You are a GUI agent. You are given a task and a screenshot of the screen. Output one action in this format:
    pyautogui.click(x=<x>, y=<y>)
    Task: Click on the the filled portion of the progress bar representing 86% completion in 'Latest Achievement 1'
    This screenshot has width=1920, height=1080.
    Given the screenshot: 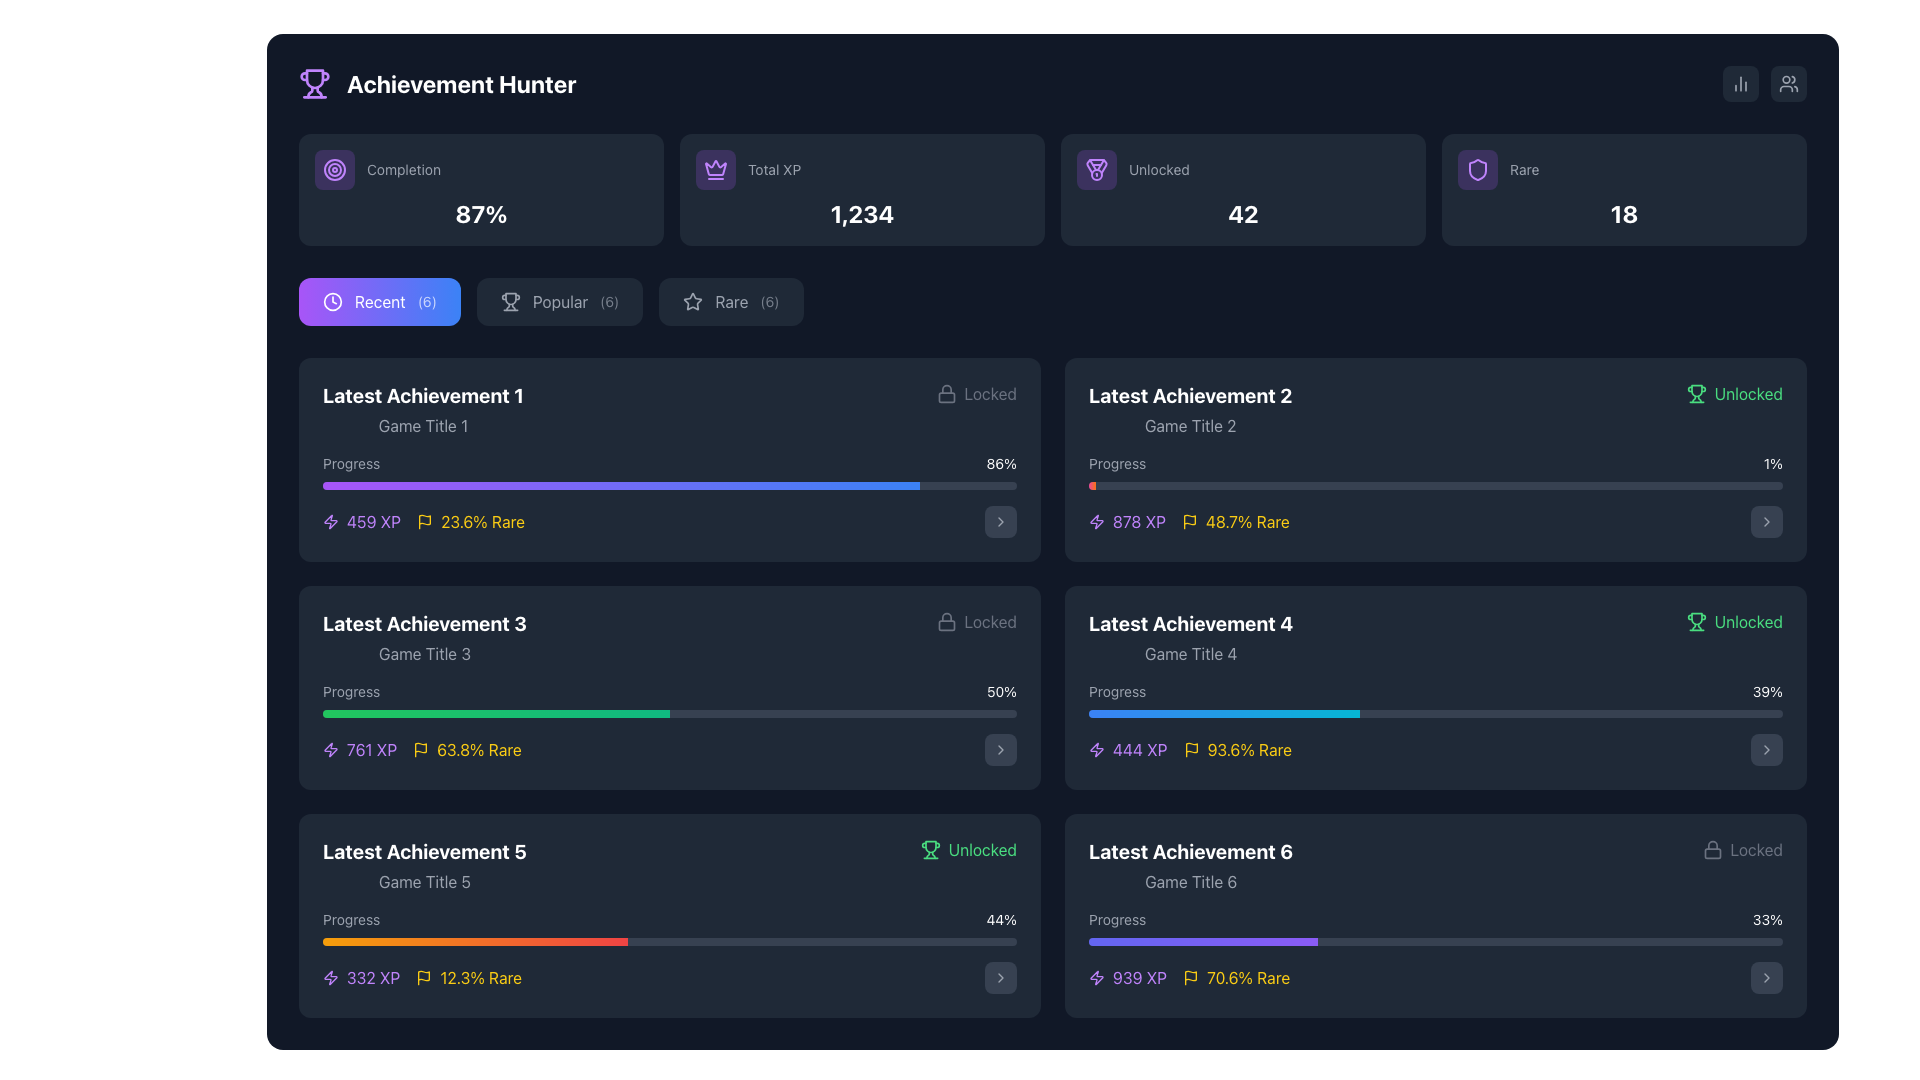 What is the action you would take?
    pyautogui.click(x=620, y=486)
    